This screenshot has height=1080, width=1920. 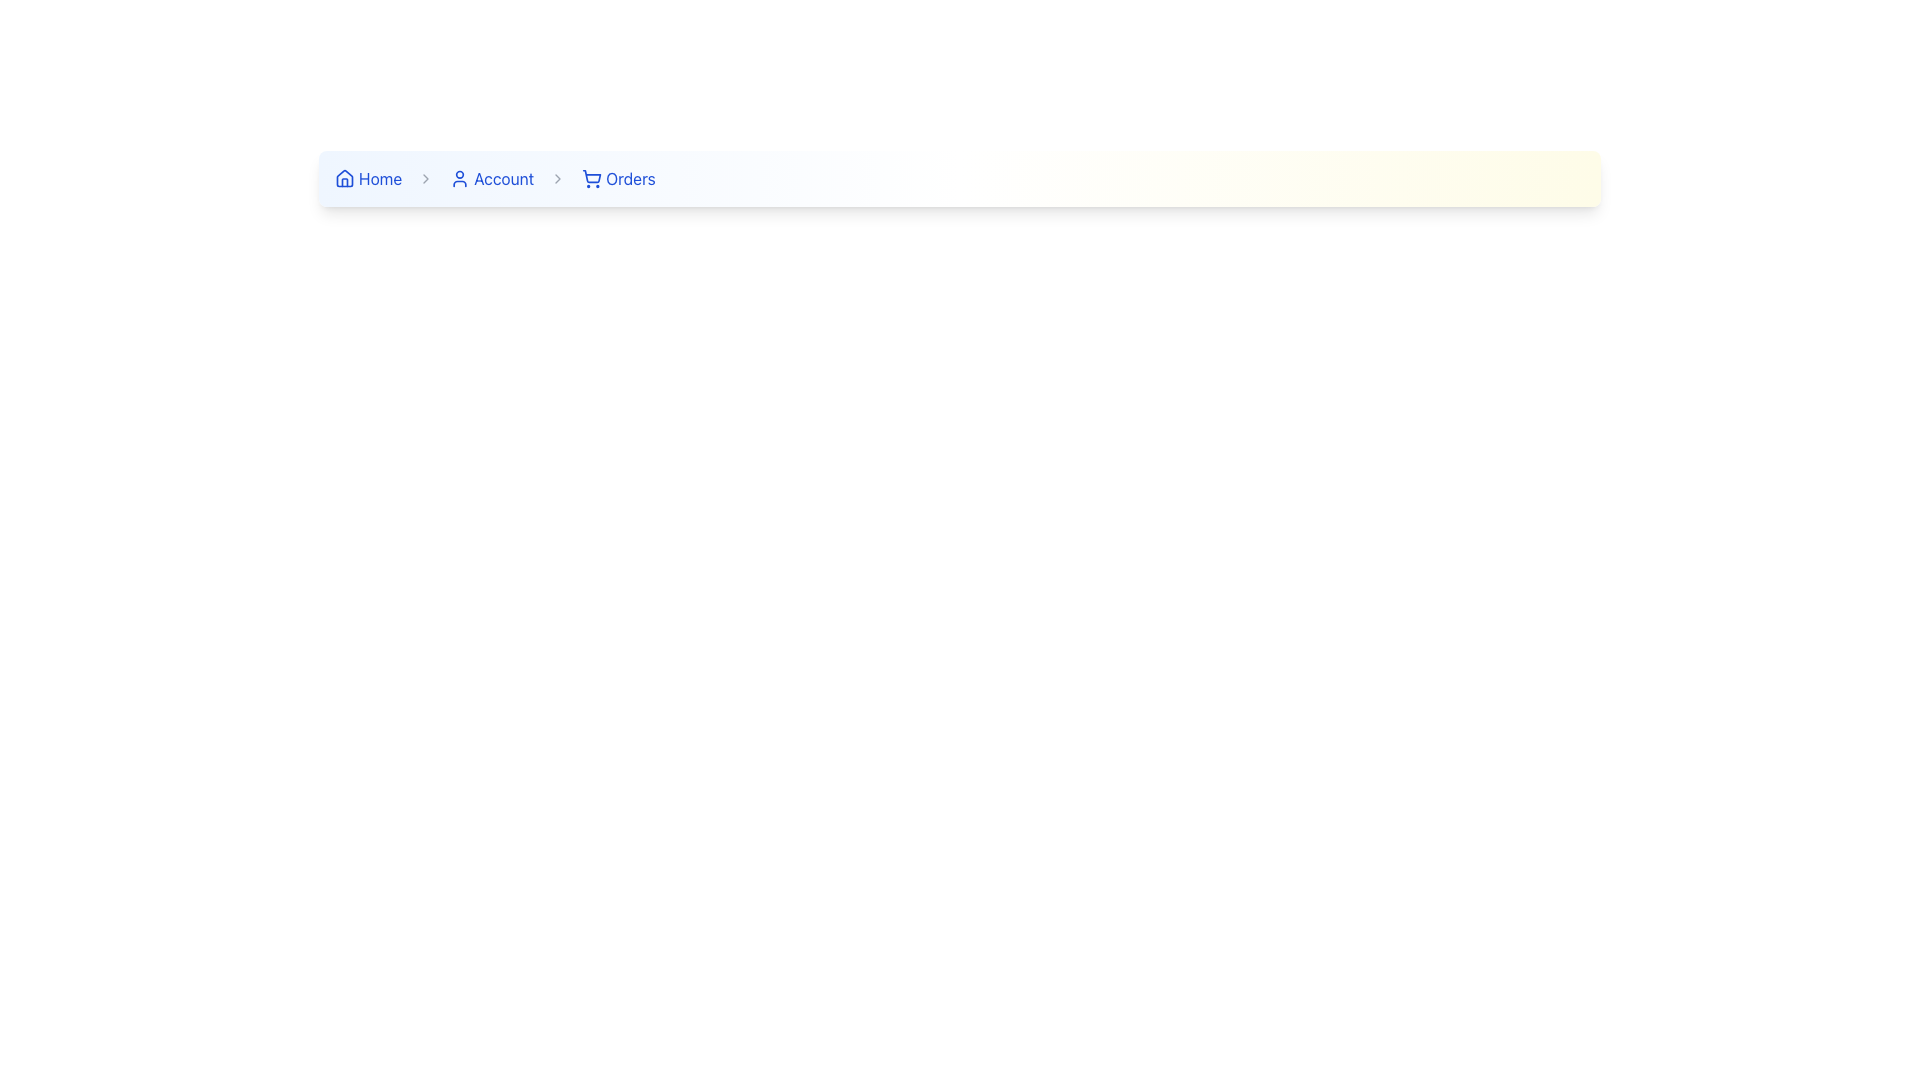 What do you see at coordinates (492, 177) in the screenshot?
I see `the hyperlink with an icon and text label that navigates to the Account page, positioned as the second element in the breadcrumb navigation bar` at bounding box center [492, 177].